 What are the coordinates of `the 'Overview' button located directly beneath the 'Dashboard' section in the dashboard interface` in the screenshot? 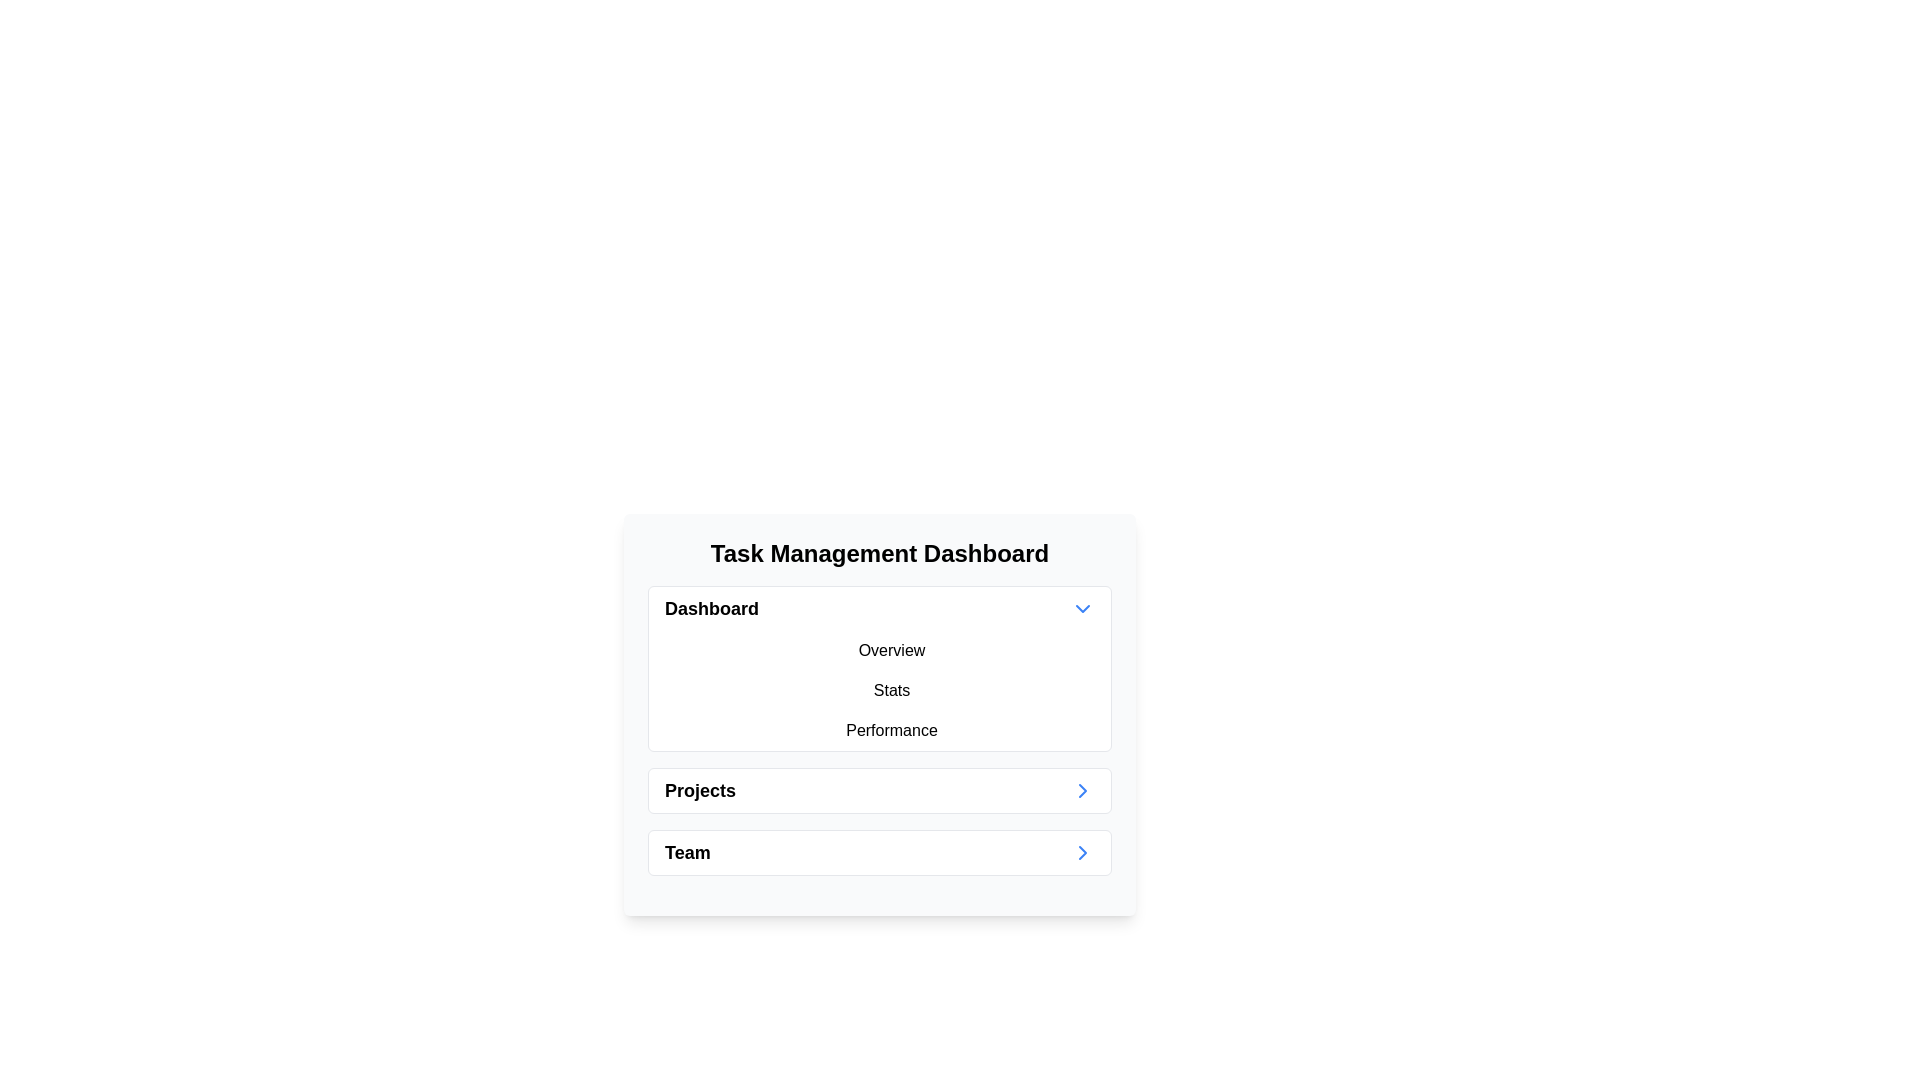 It's located at (891, 651).